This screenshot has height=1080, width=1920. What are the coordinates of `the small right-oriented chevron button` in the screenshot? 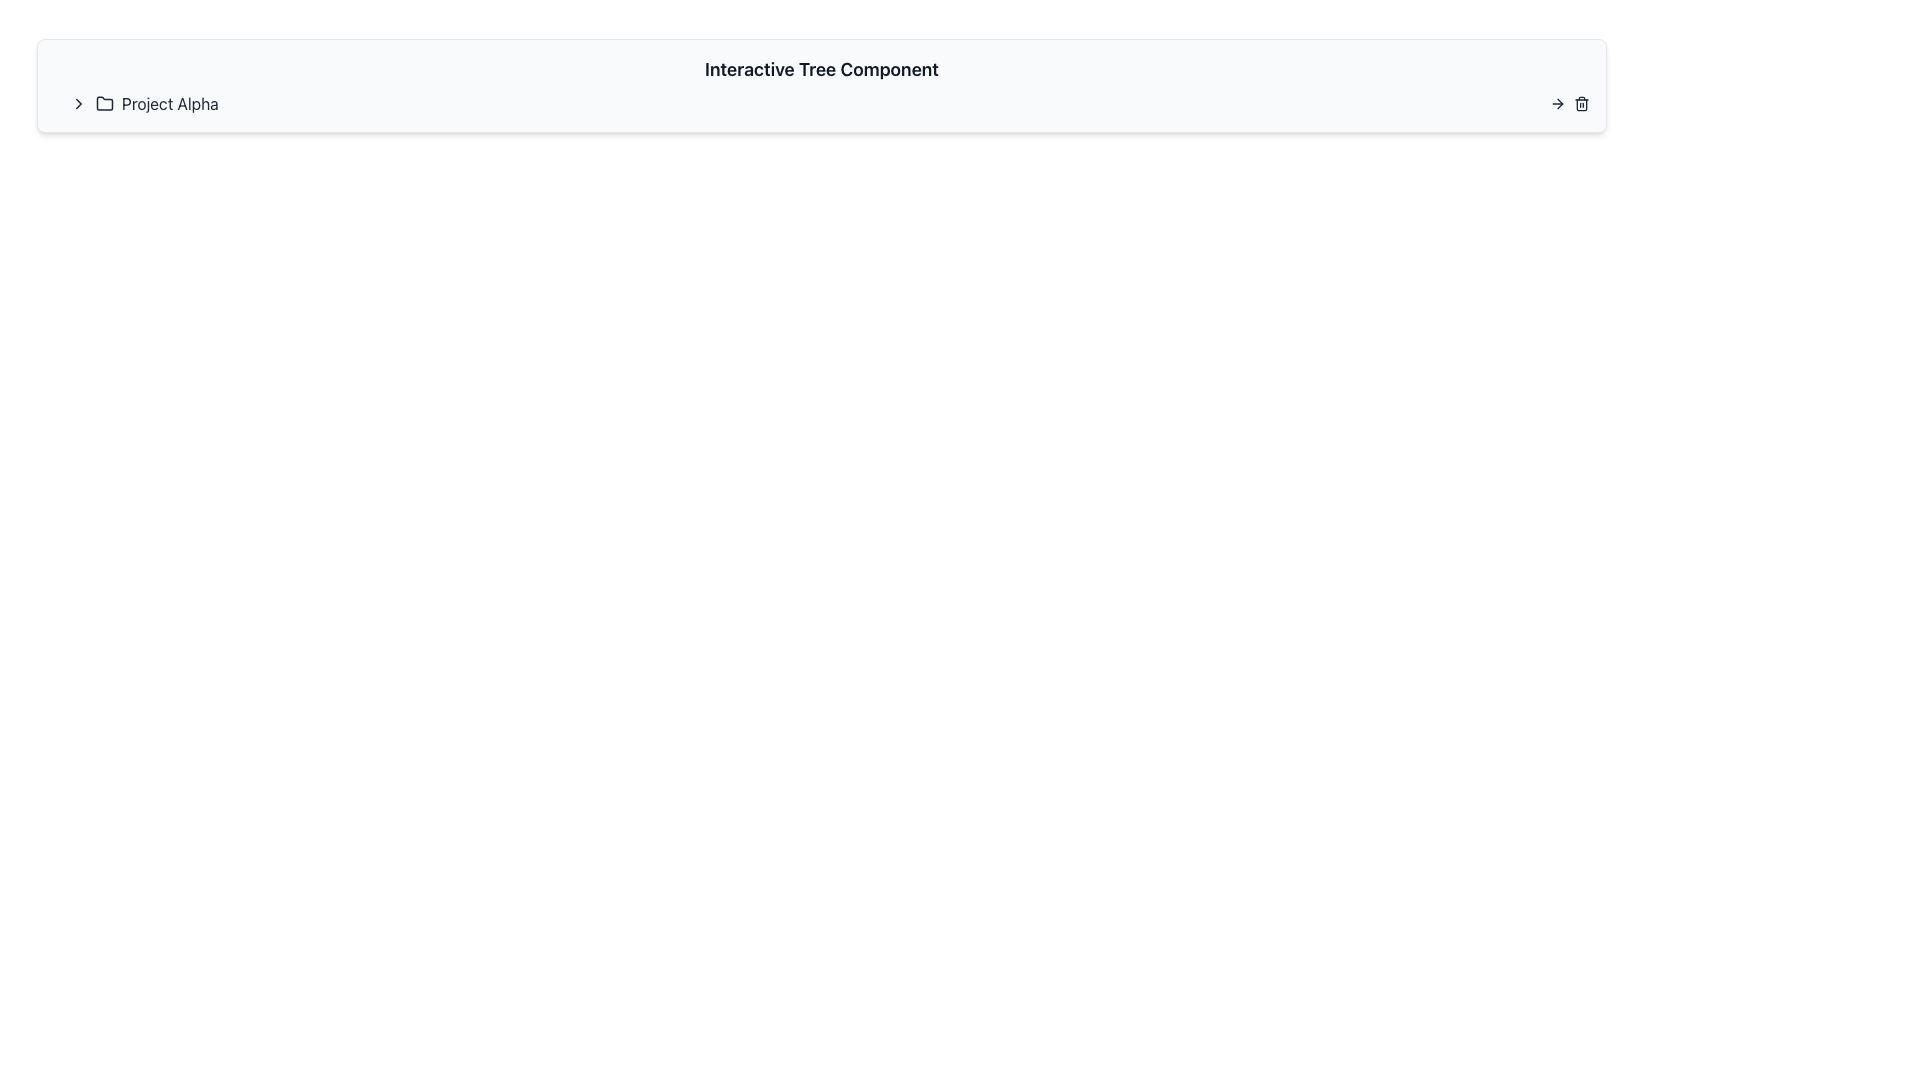 It's located at (78, 104).